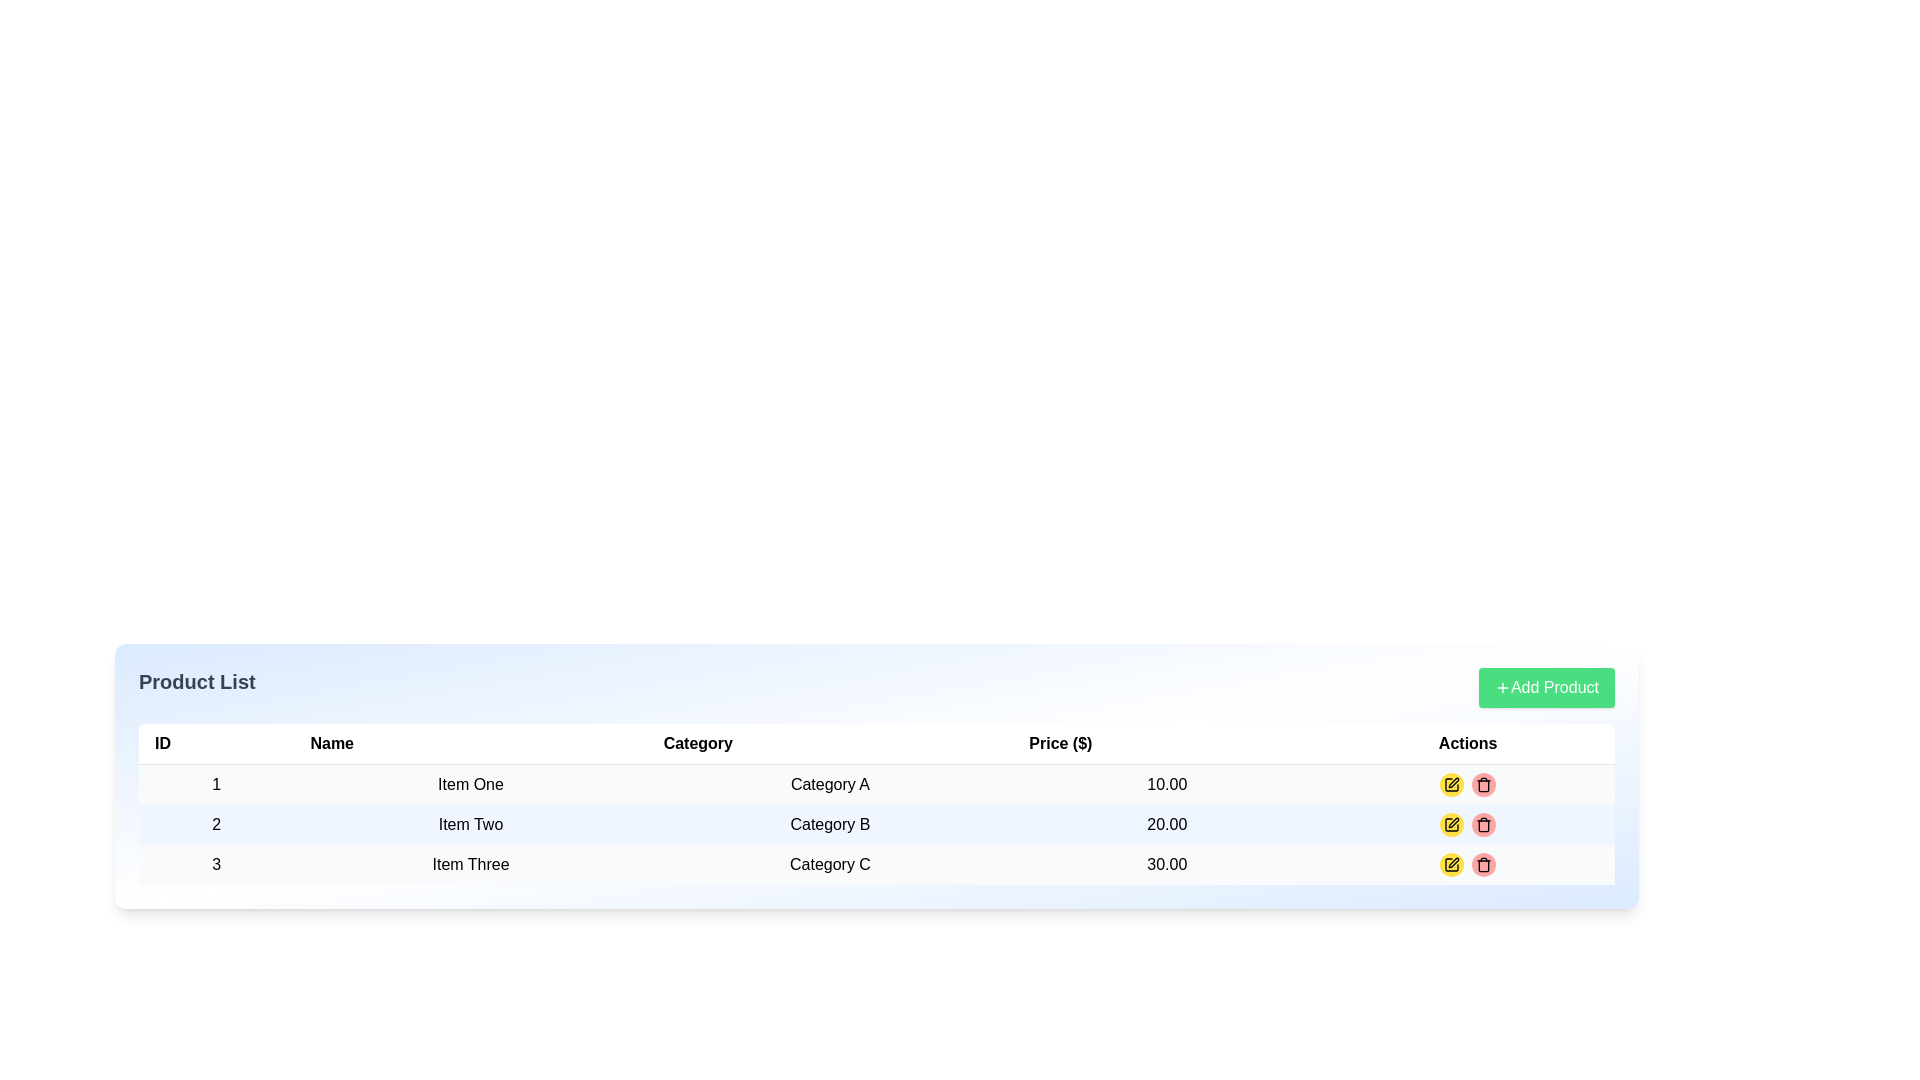  I want to click on the delete action button for 'Item One' located in the 'Actions' column of the product list table to observe its hover style, so click(1484, 784).